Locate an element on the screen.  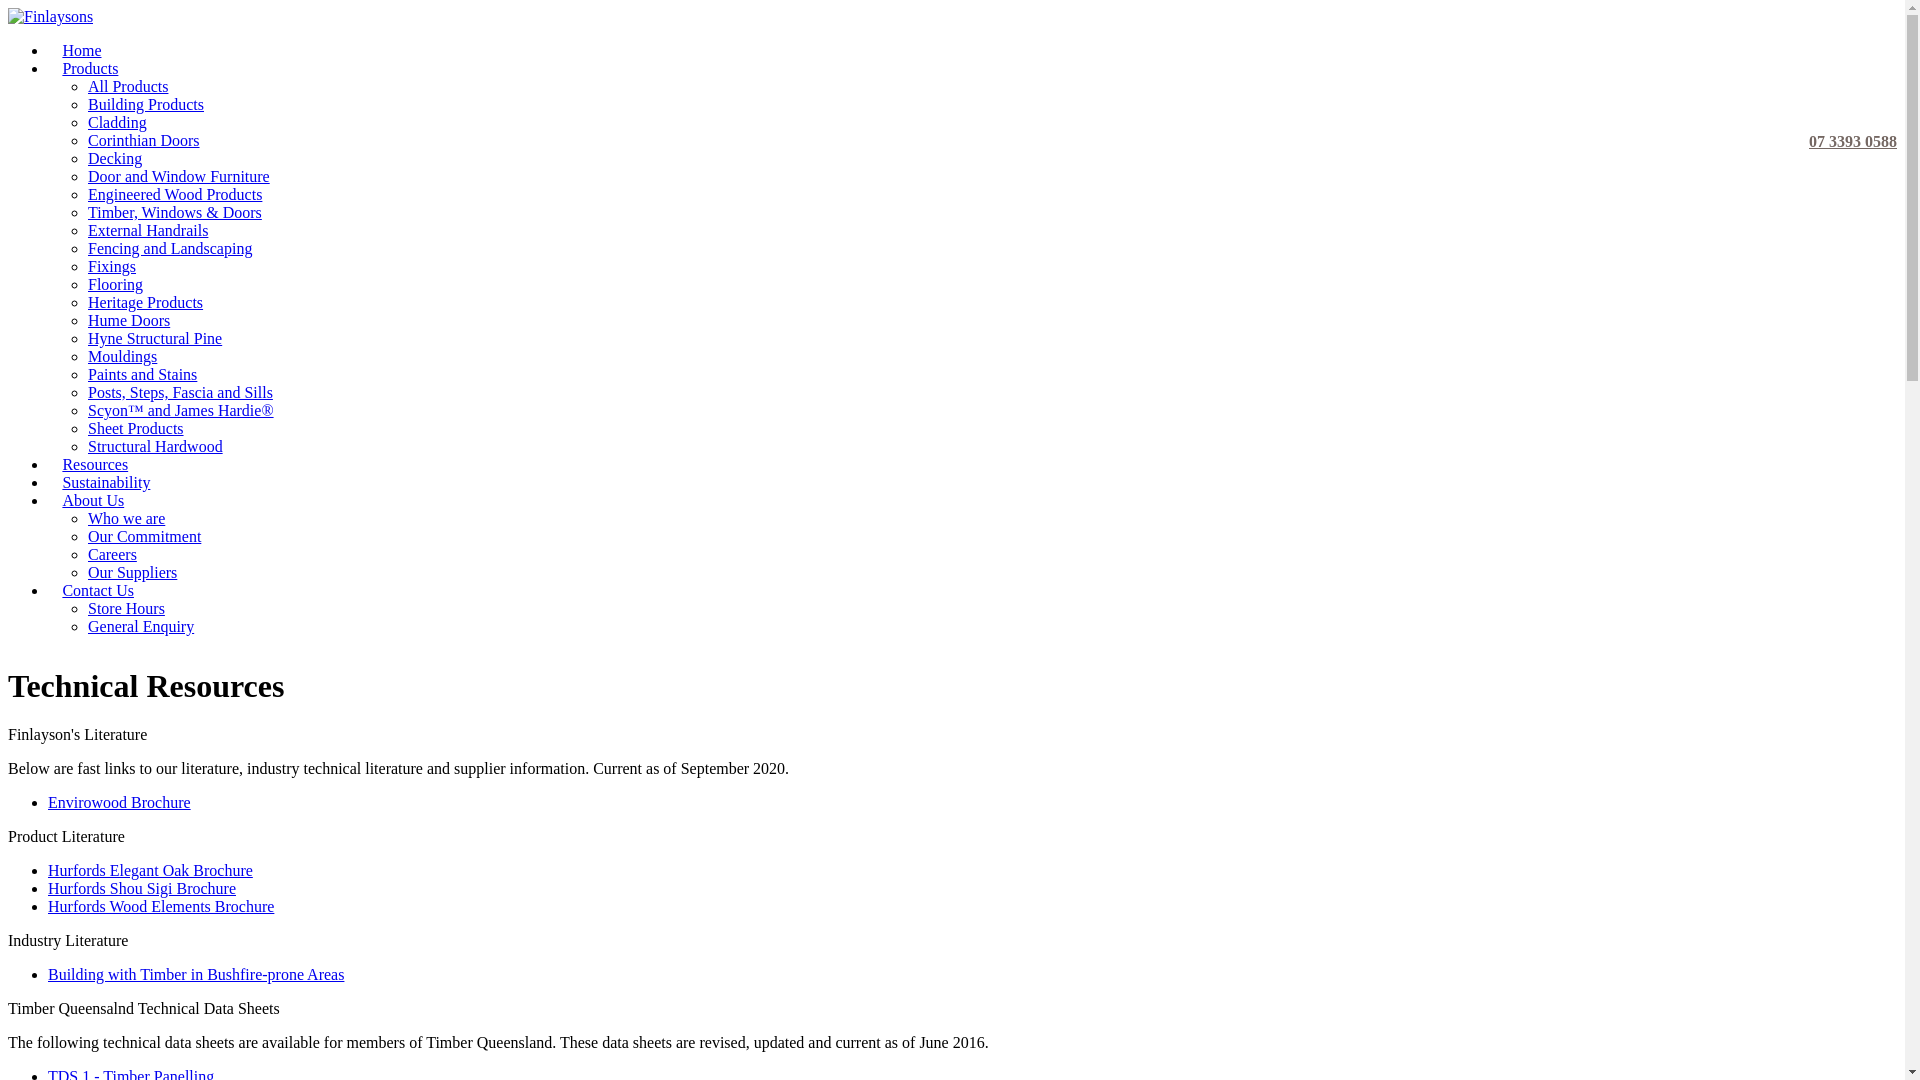
'Building with Timber in Bushfire-prone Areas' is located at coordinates (196, 973).